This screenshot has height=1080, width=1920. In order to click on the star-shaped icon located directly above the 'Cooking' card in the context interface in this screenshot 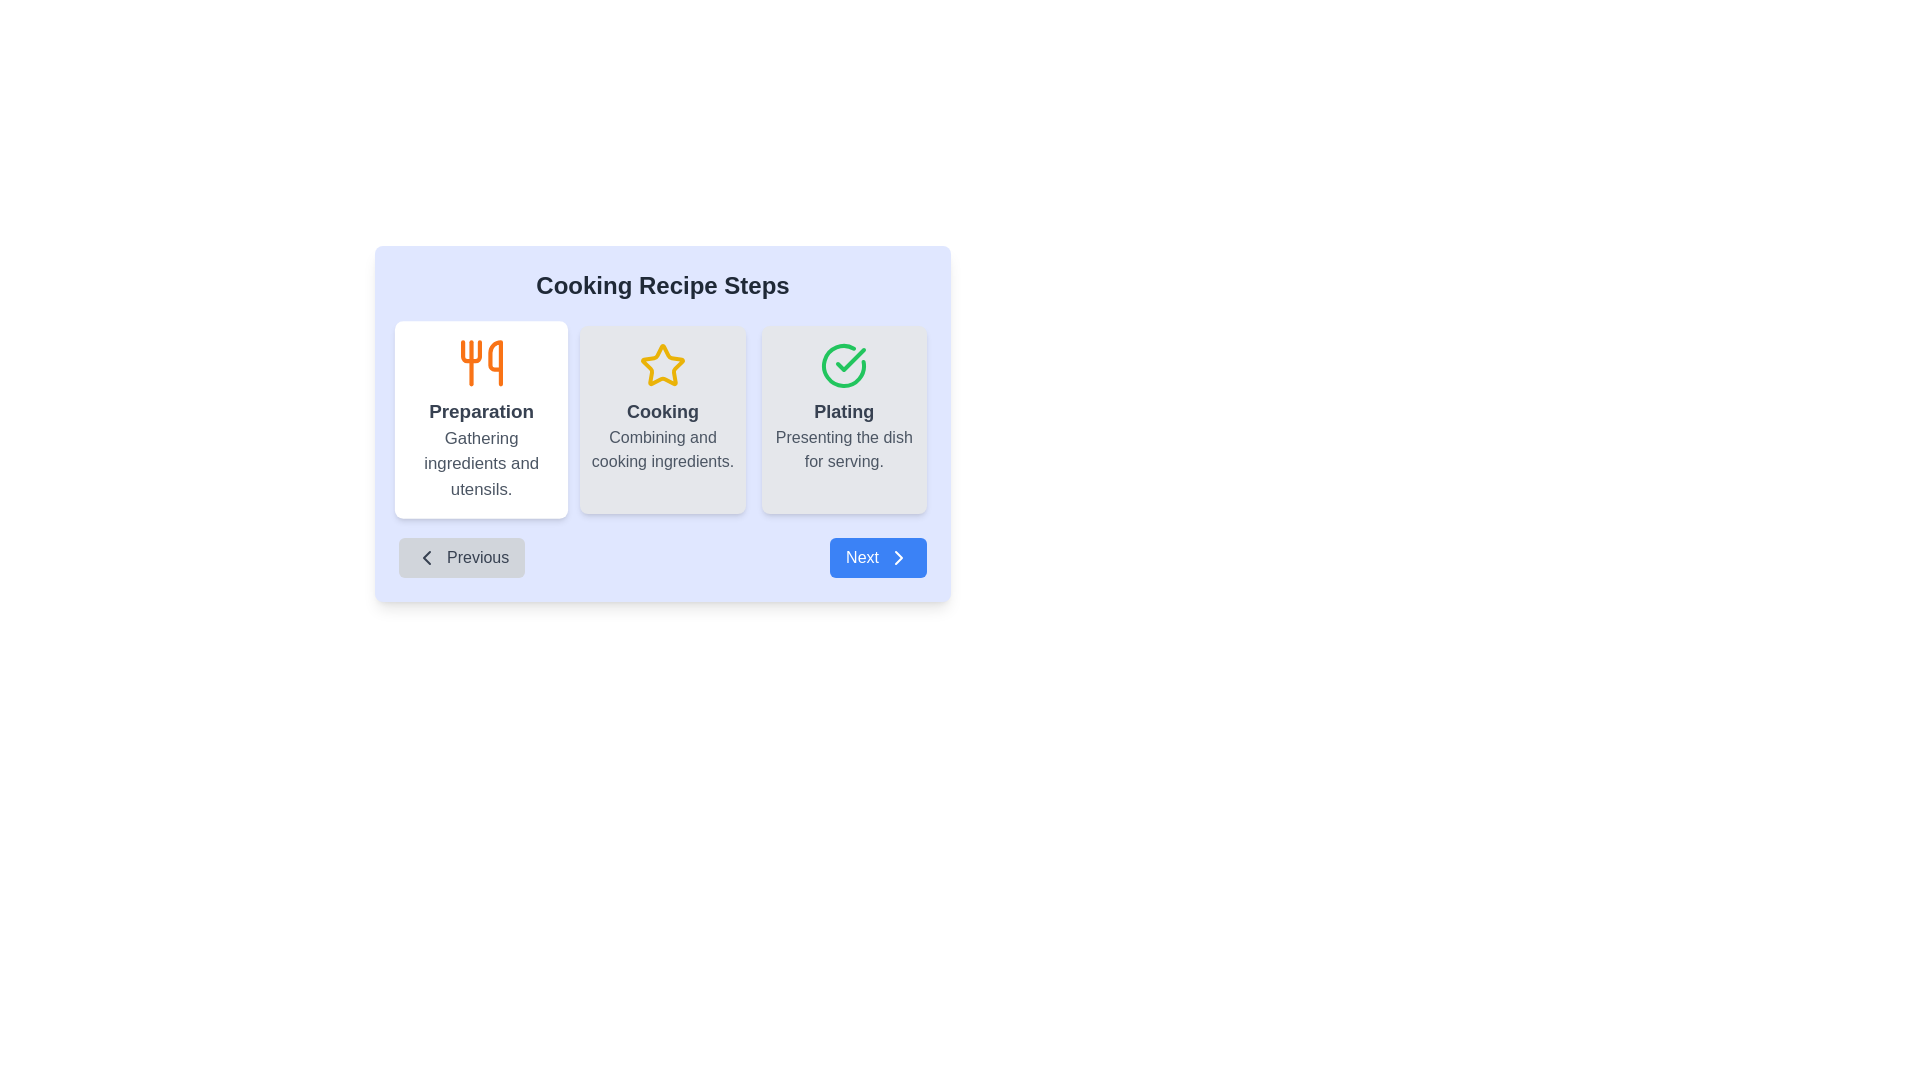, I will do `click(662, 365)`.